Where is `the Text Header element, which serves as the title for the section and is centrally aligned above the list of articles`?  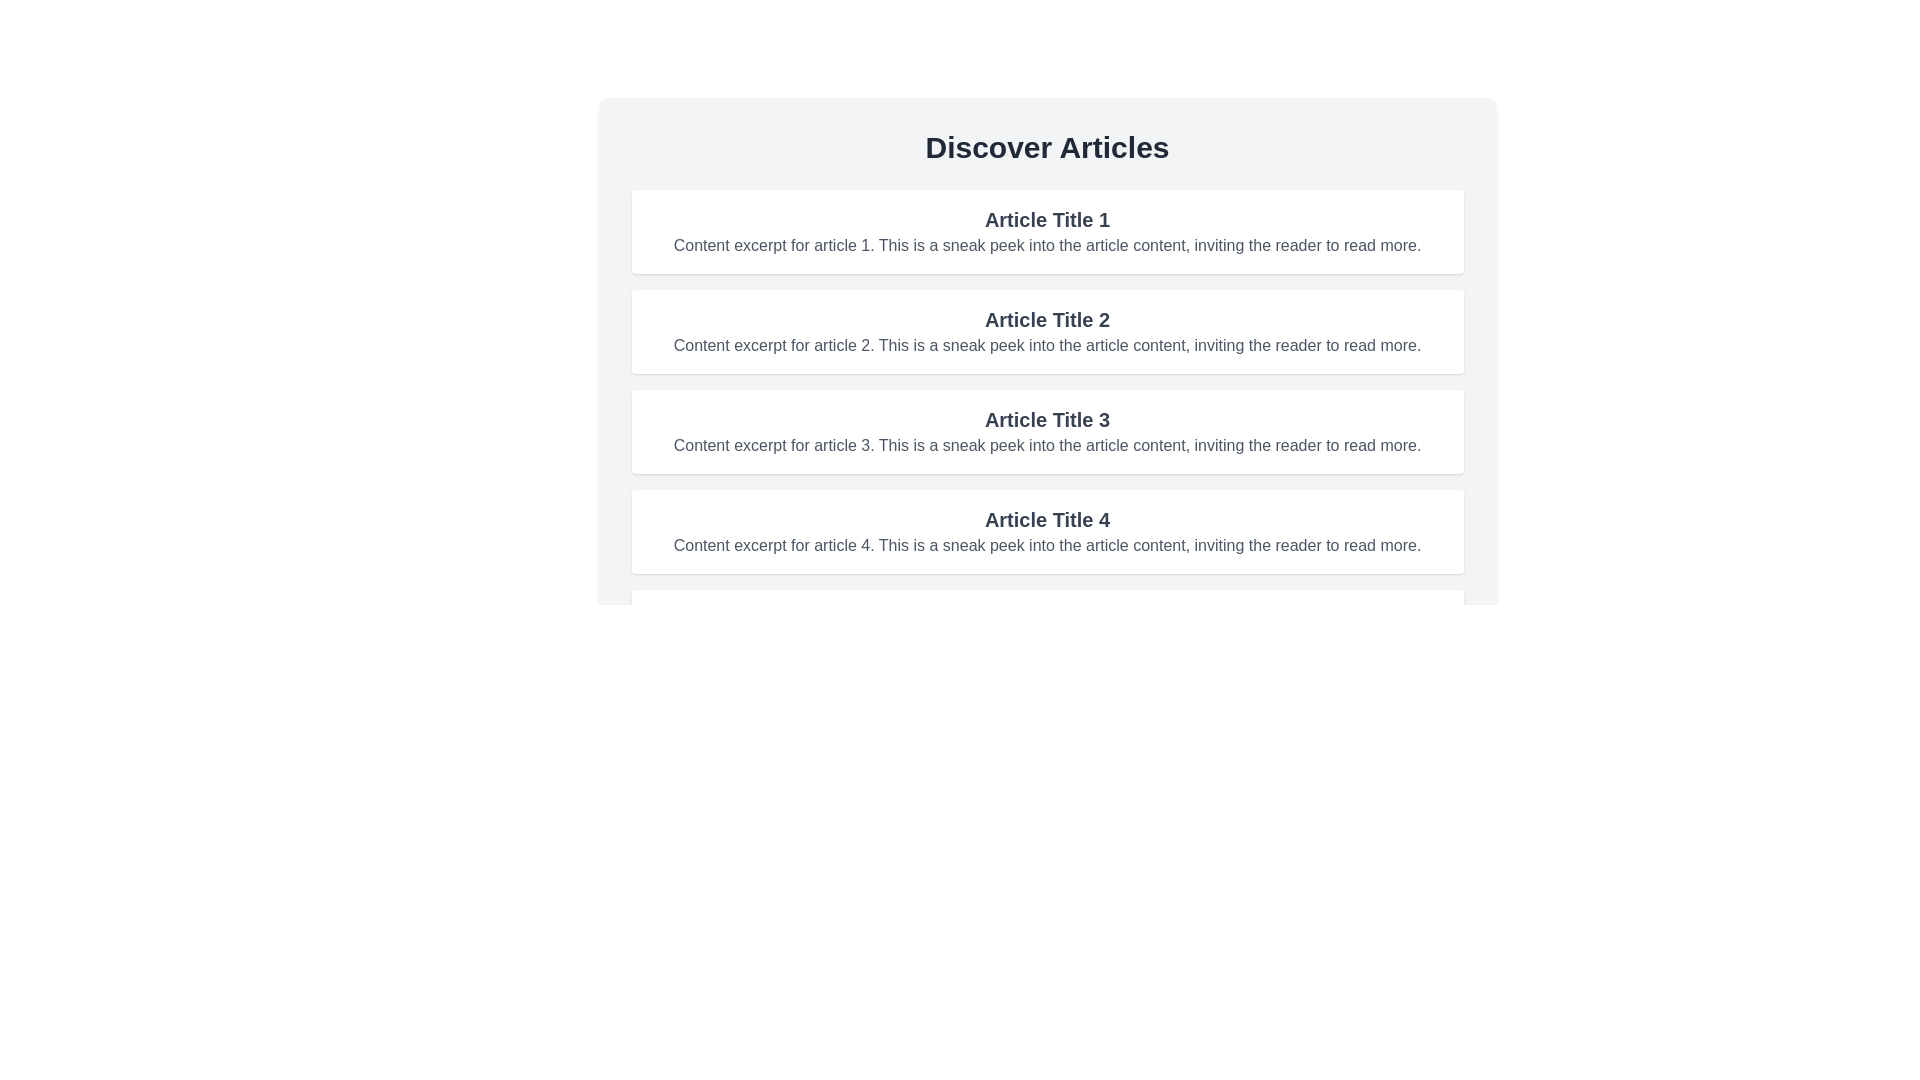
the Text Header element, which serves as the title for the section and is centrally aligned above the list of articles is located at coordinates (1046, 146).